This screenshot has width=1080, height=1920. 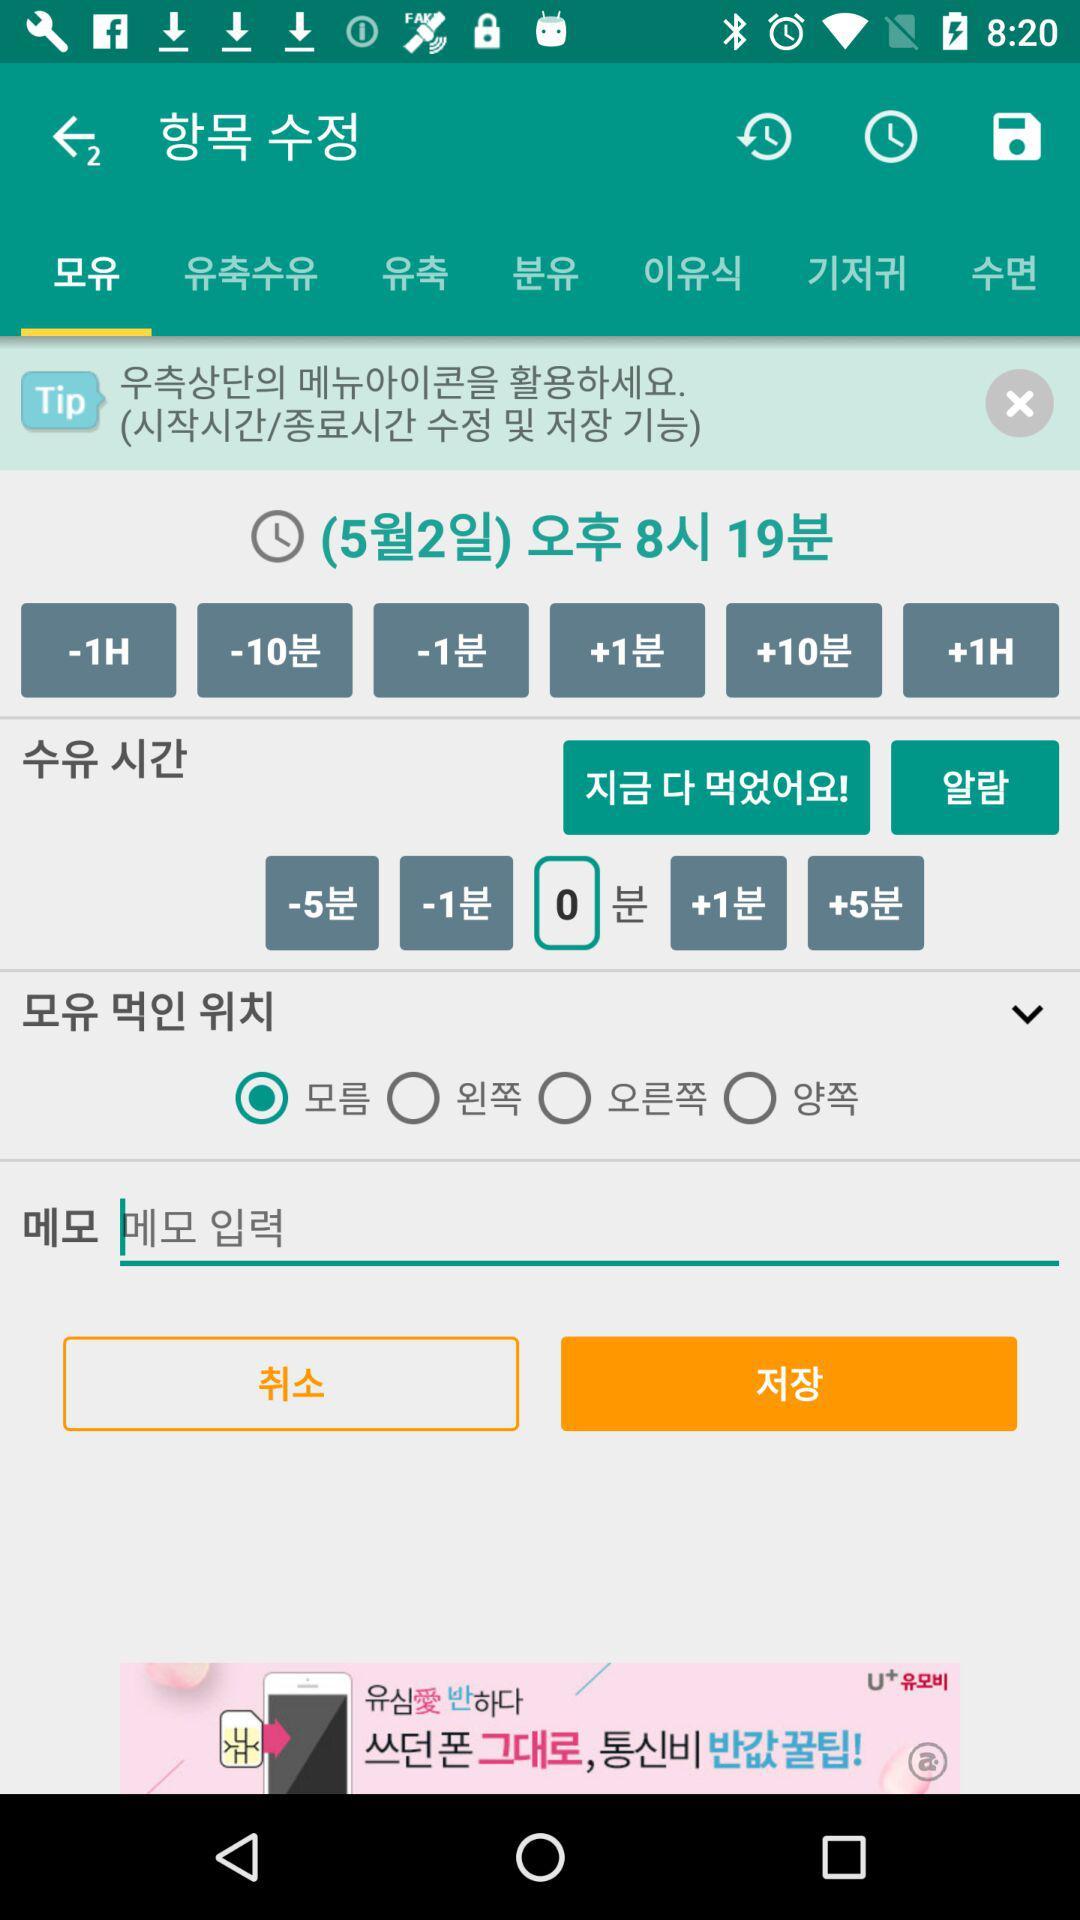 I want to click on the box below 1h, so click(x=974, y=786).